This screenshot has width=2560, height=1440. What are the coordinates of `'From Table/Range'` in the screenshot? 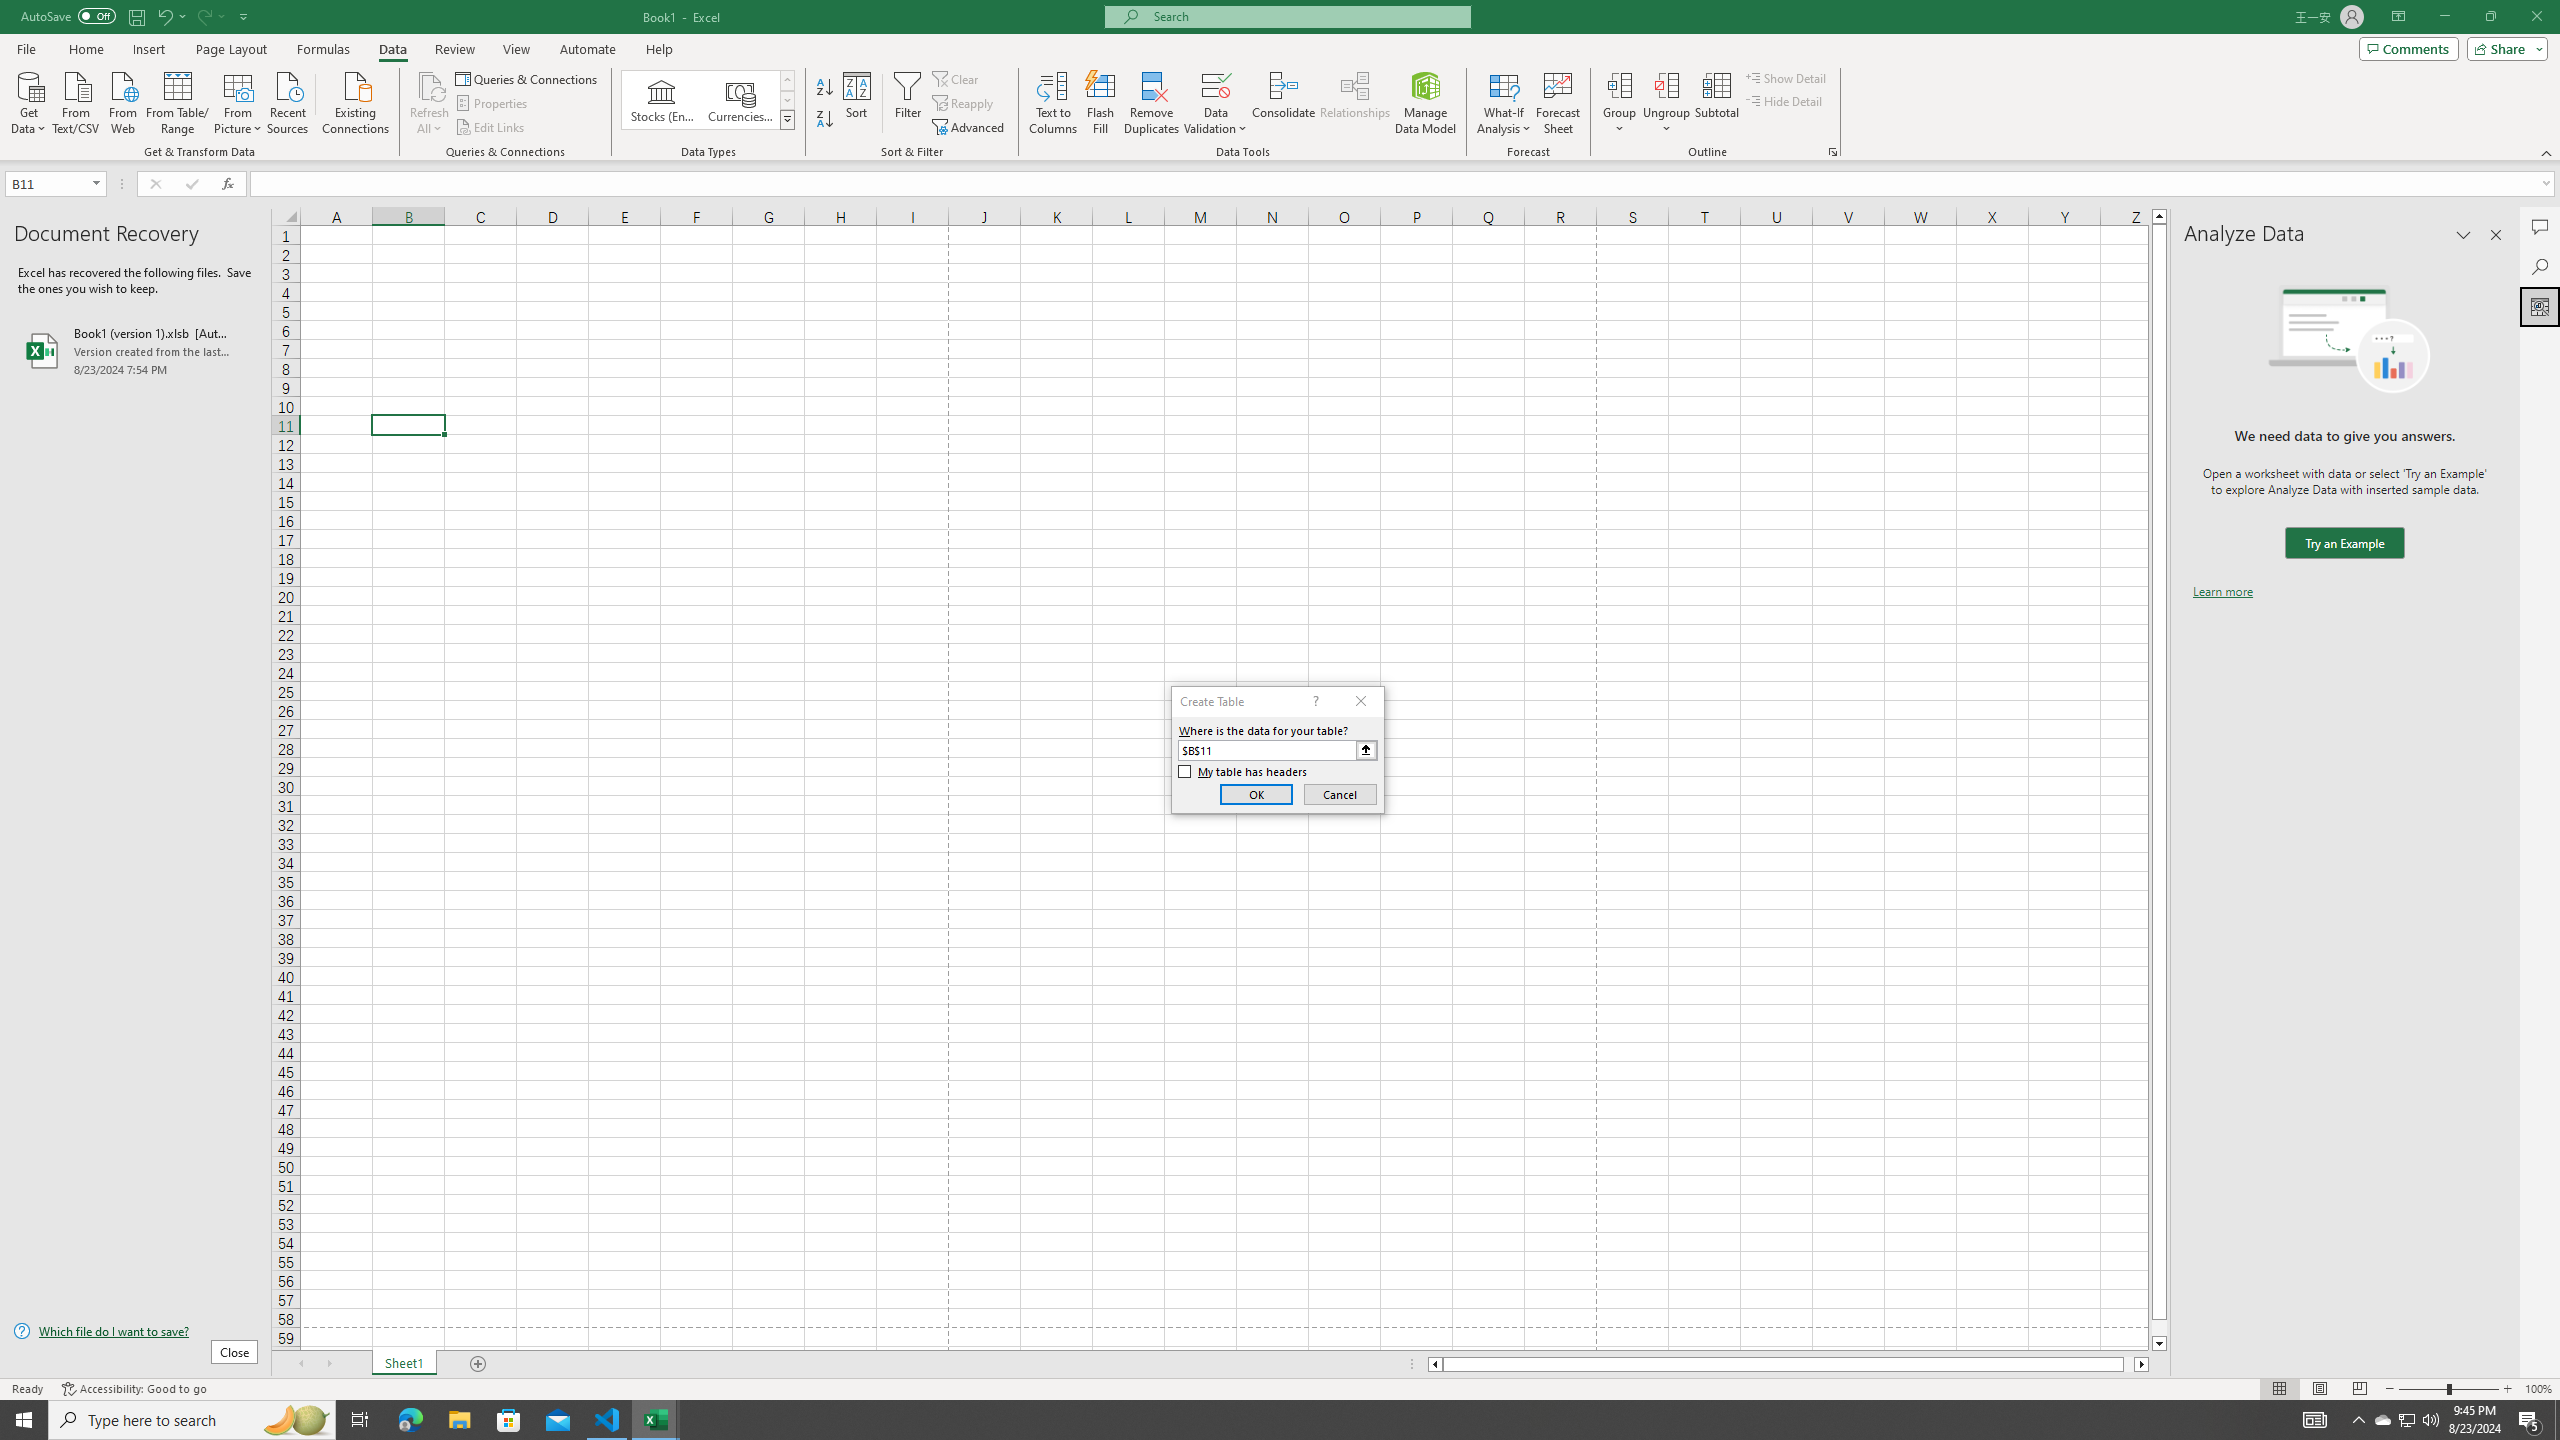 It's located at (176, 100).